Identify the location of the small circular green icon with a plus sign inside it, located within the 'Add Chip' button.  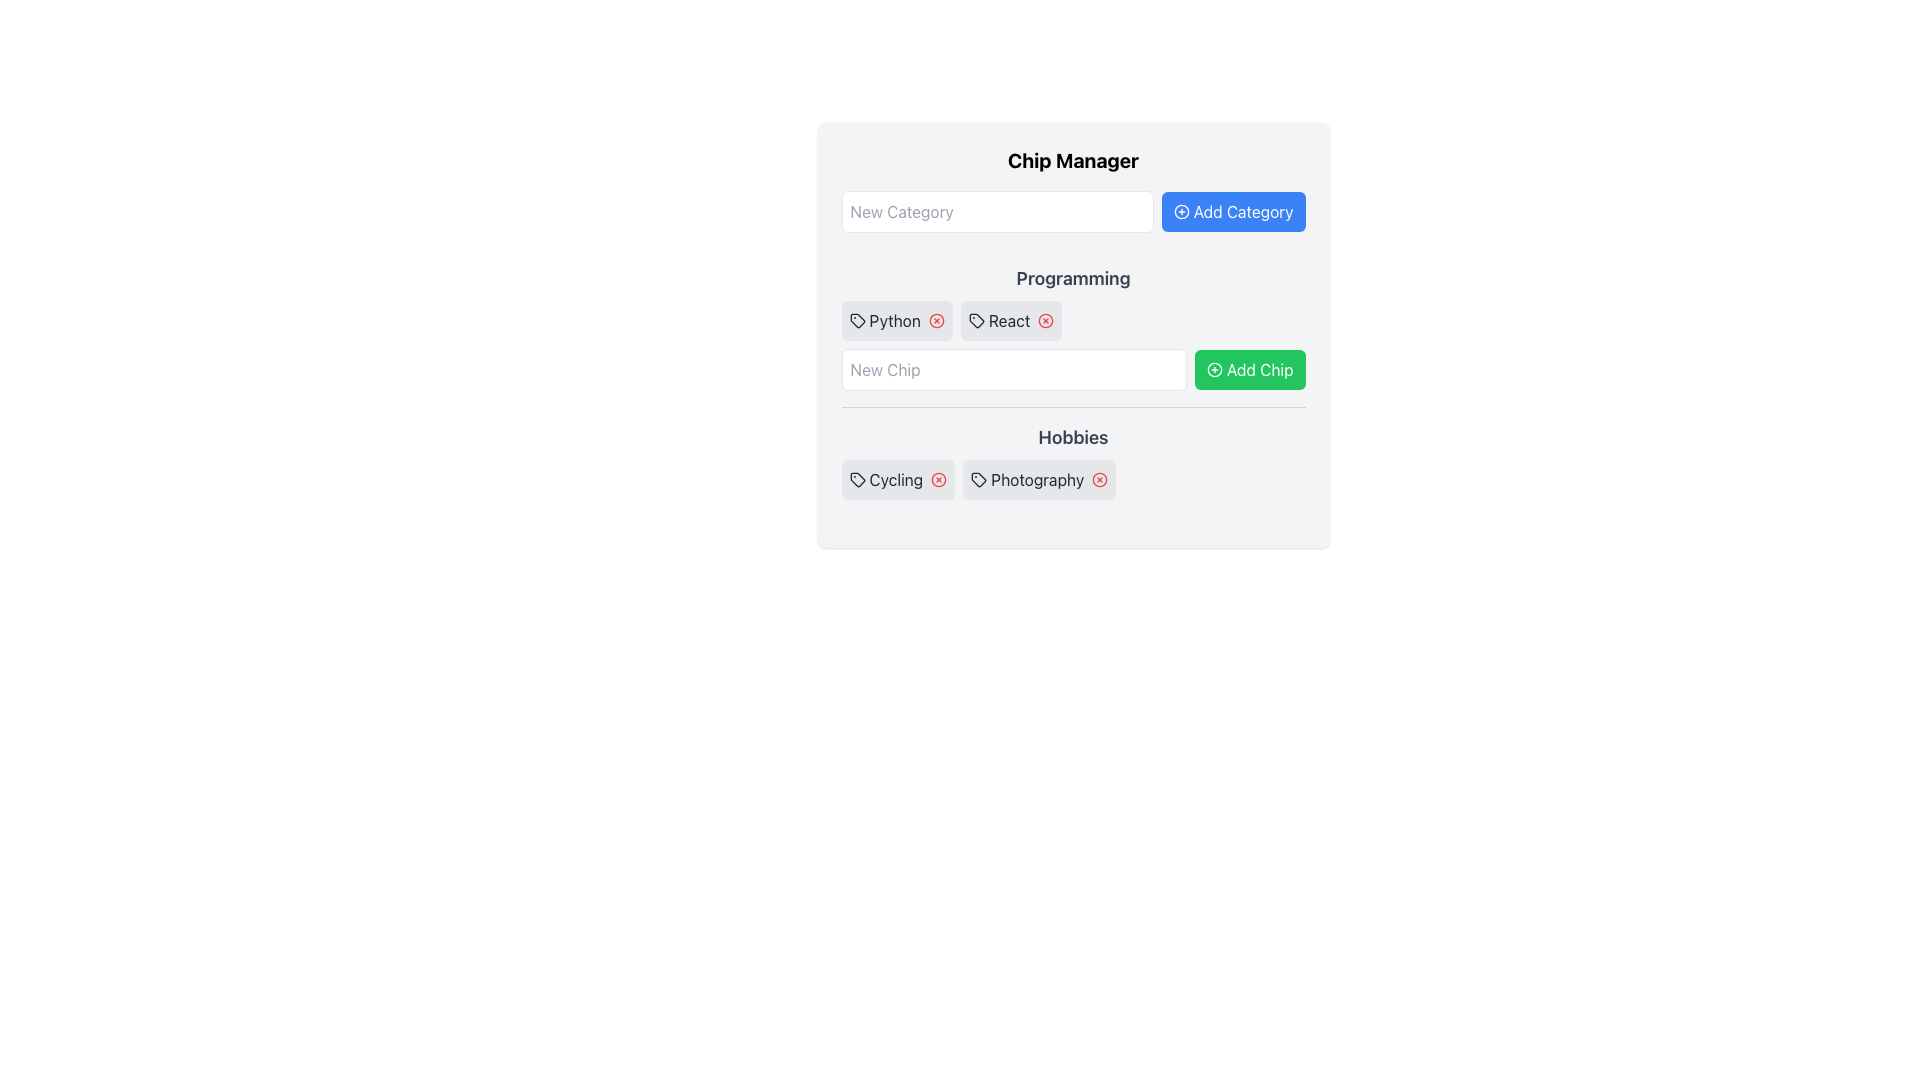
(1213, 370).